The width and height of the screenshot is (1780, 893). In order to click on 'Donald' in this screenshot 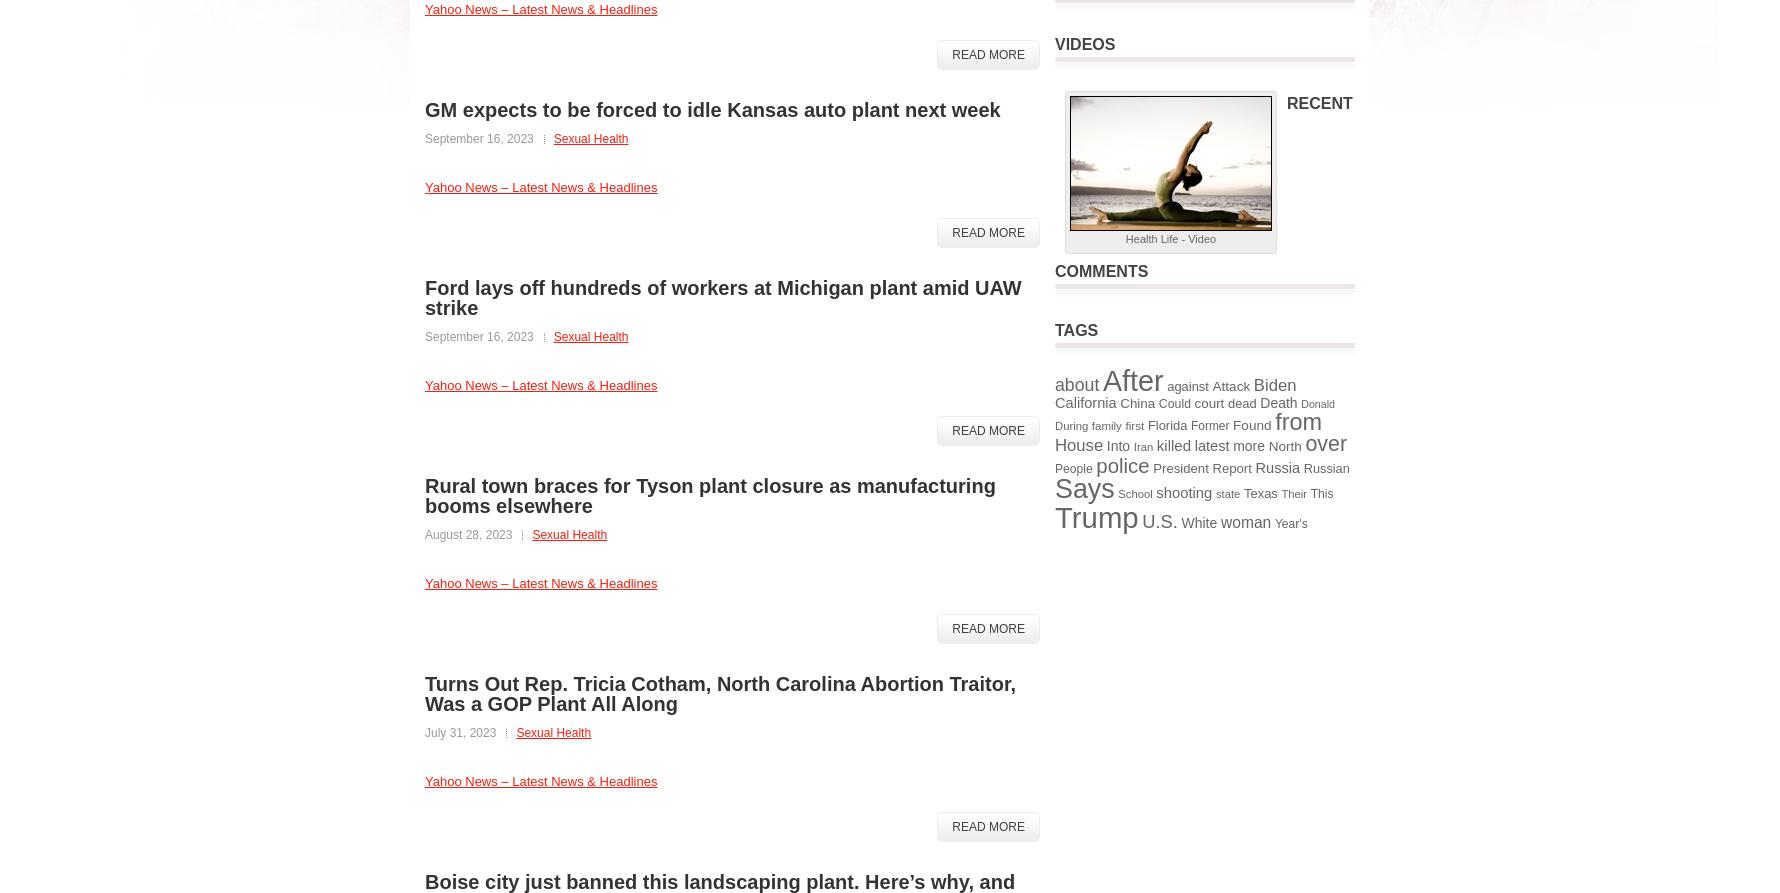, I will do `click(1316, 403)`.